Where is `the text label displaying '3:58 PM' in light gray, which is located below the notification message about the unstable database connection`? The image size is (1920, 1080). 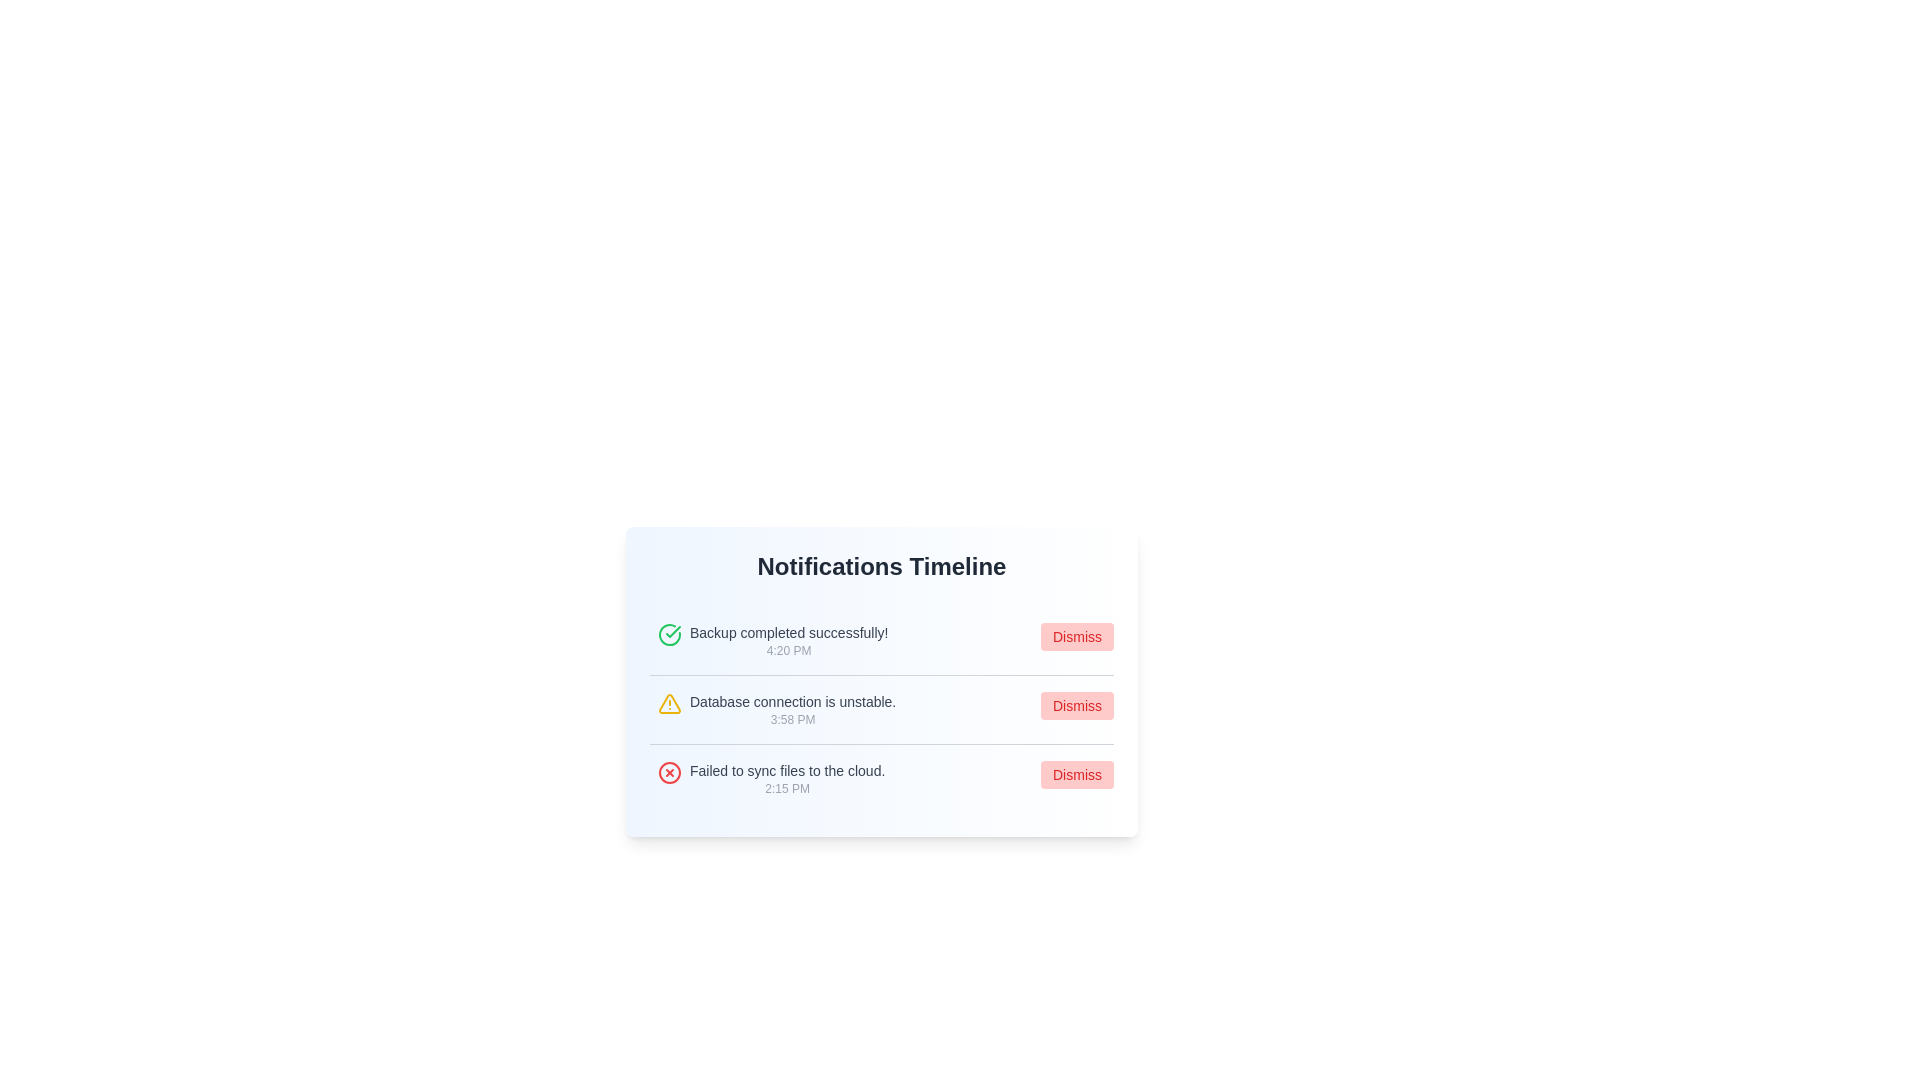 the text label displaying '3:58 PM' in light gray, which is located below the notification message about the unstable database connection is located at coordinates (792, 720).